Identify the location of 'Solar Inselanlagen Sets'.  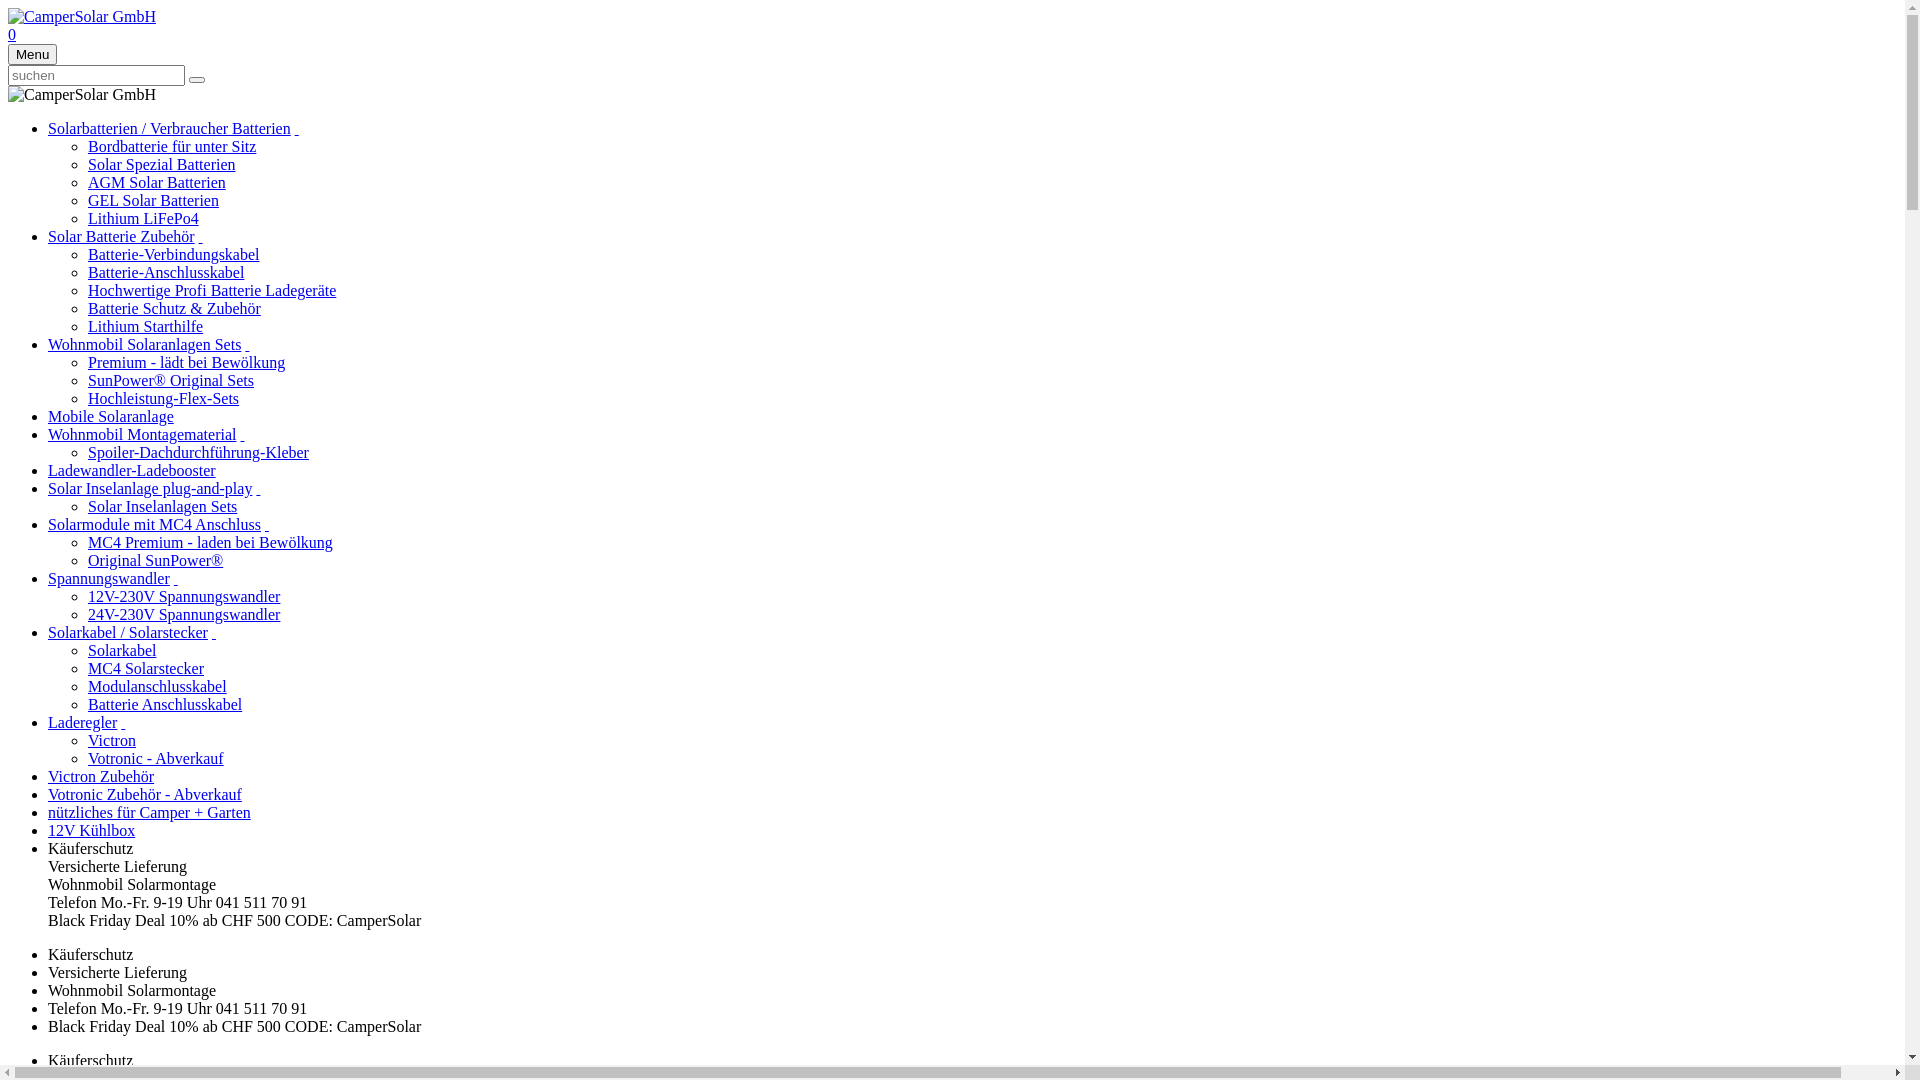
(162, 505).